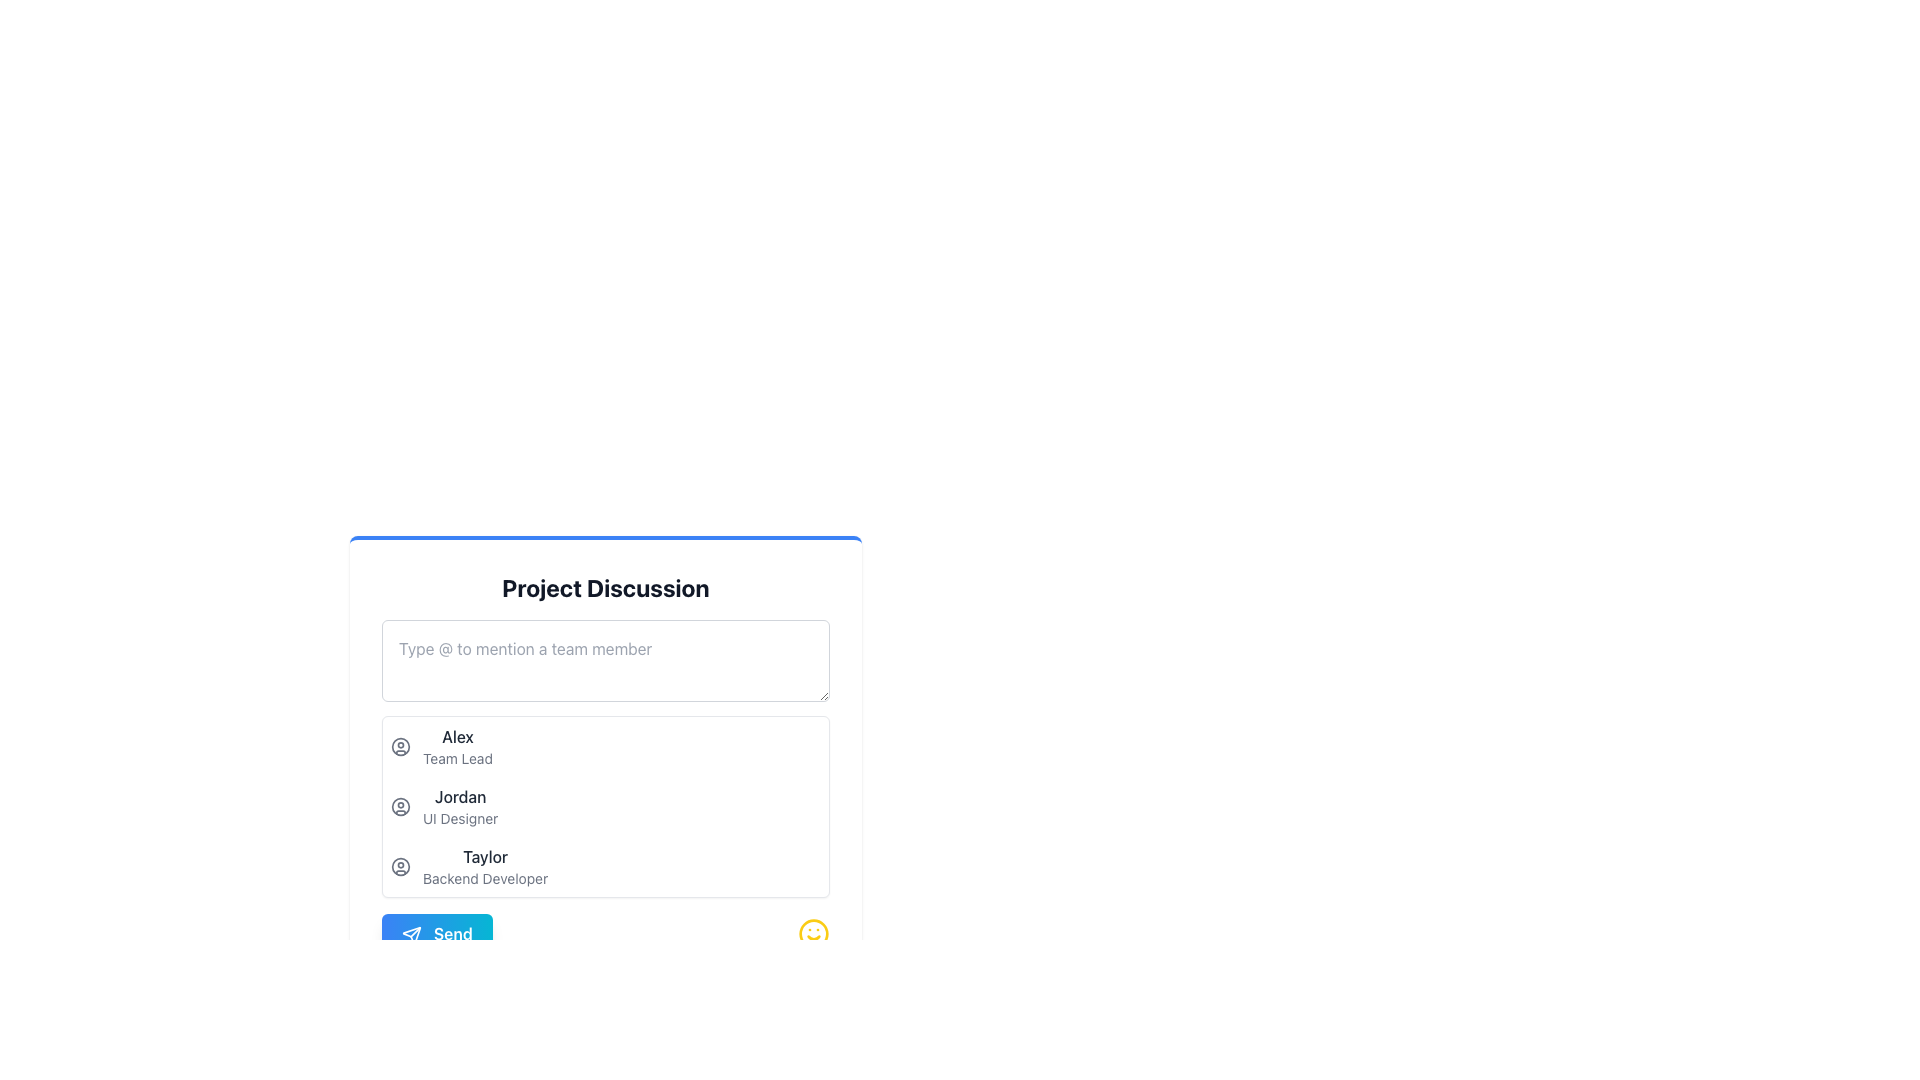 The image size is (1920, 1080). I want to click on the blue gradient 'Send' button with rounded corners and white text, located at the bottom-left corner of the footer section in the discussion interface to send a message, so click(436, 933).